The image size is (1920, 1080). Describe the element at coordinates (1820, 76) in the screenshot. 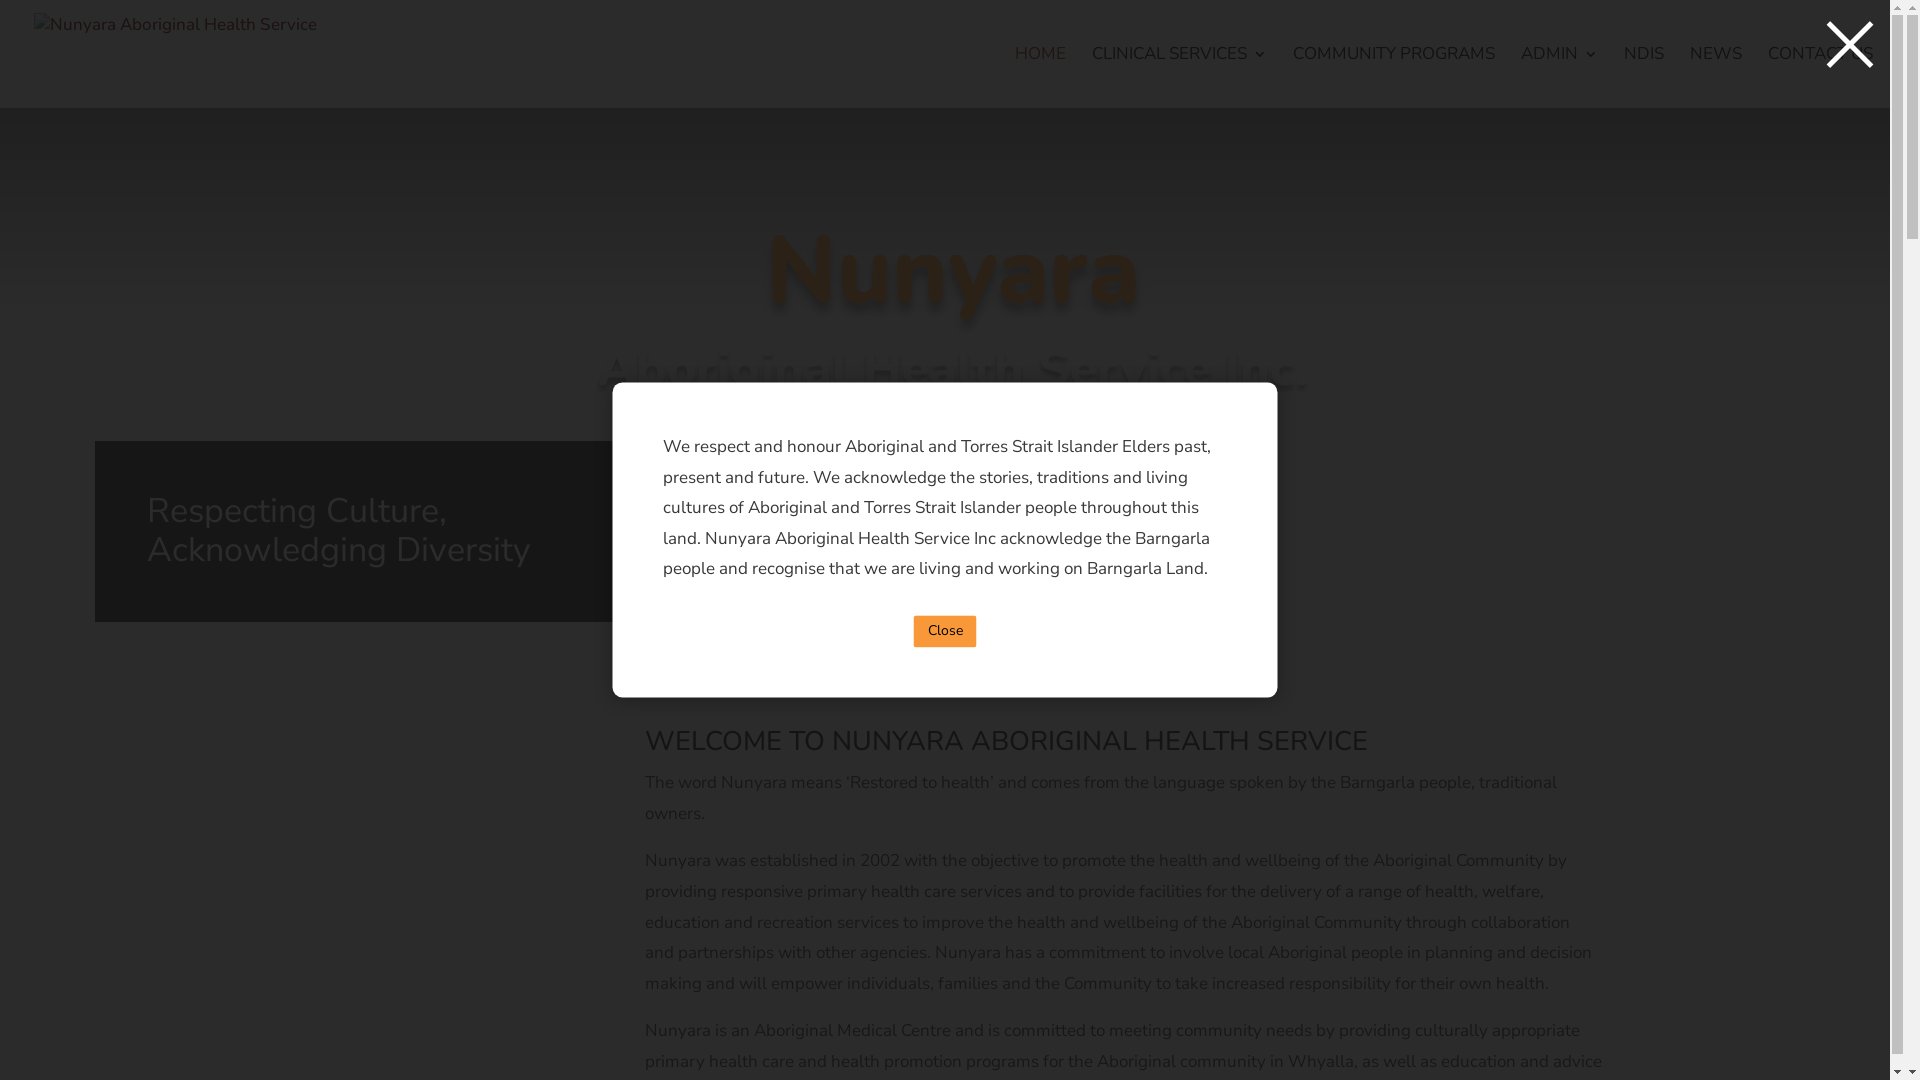

I see `'CONTACT US'` at that location.